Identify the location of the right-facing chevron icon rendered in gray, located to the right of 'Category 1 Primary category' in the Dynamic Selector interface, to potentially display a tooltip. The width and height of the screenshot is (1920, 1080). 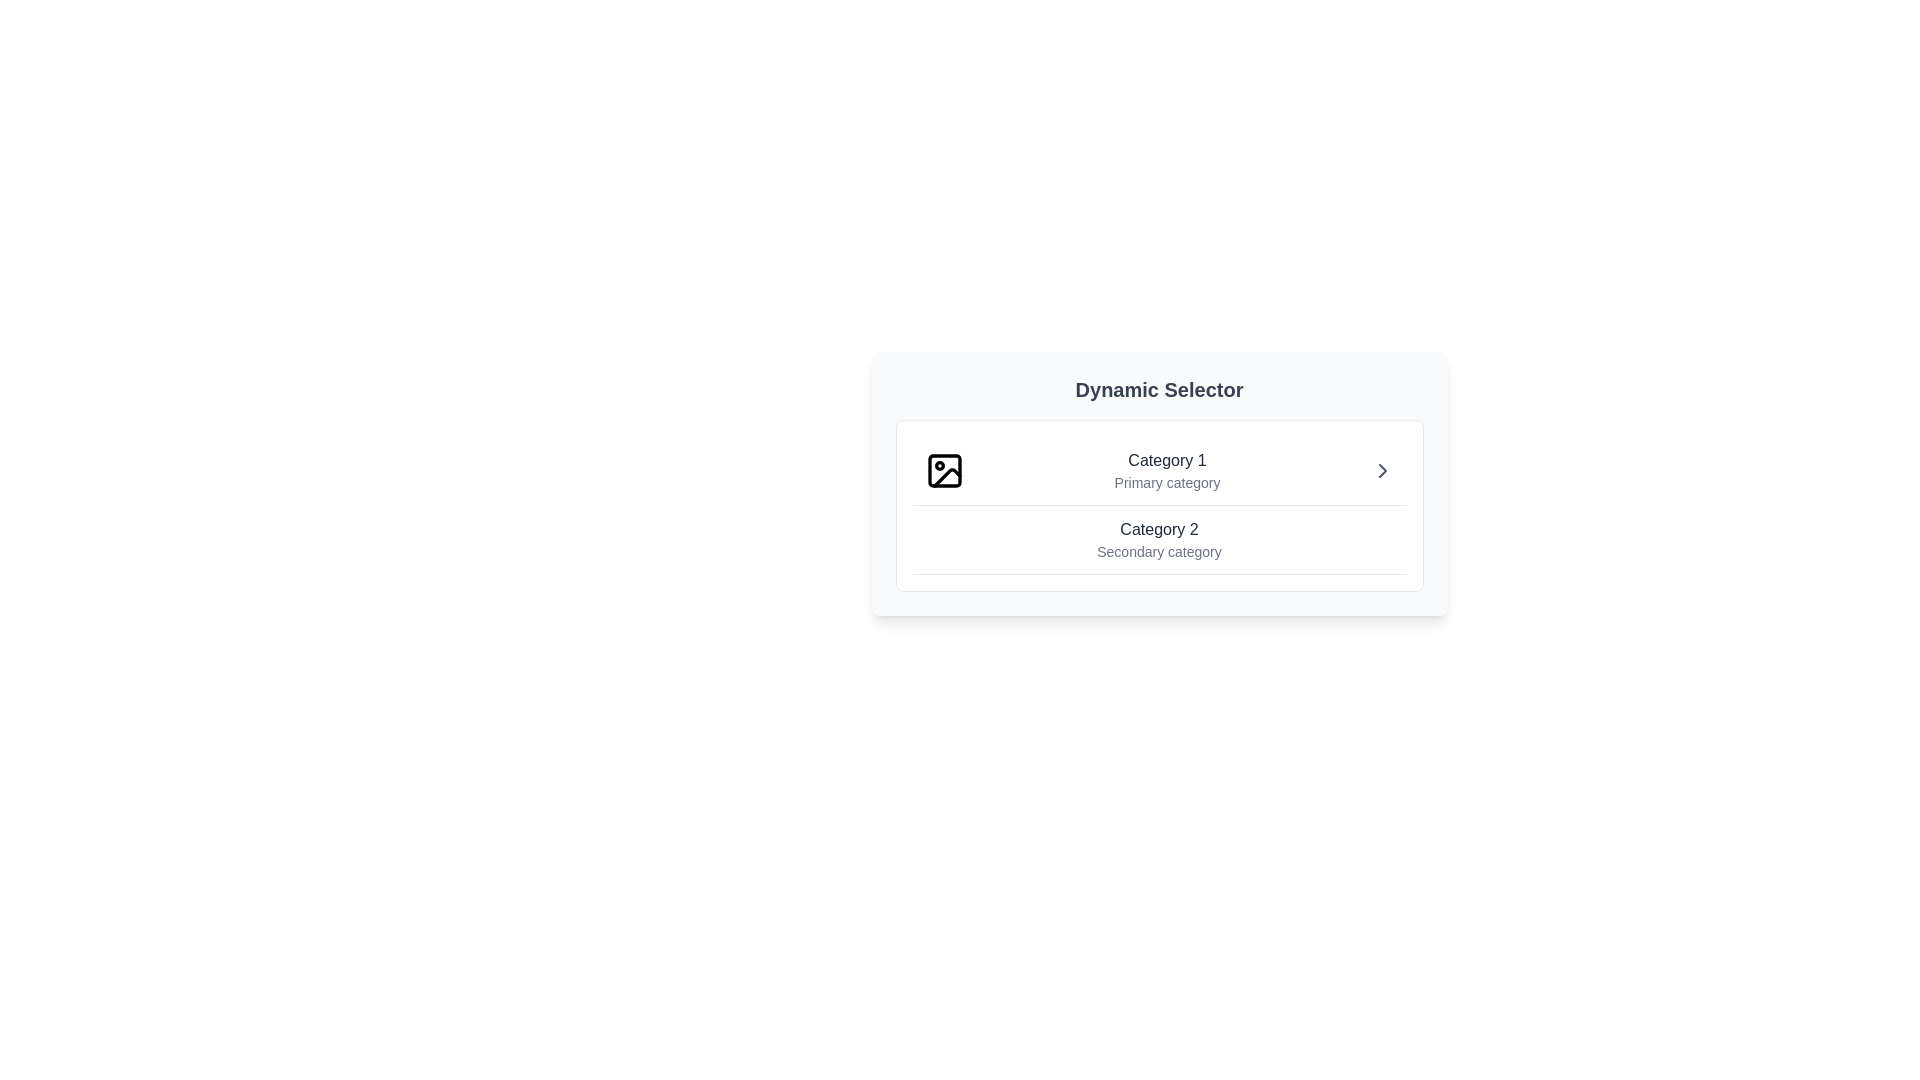
(1381, 470).